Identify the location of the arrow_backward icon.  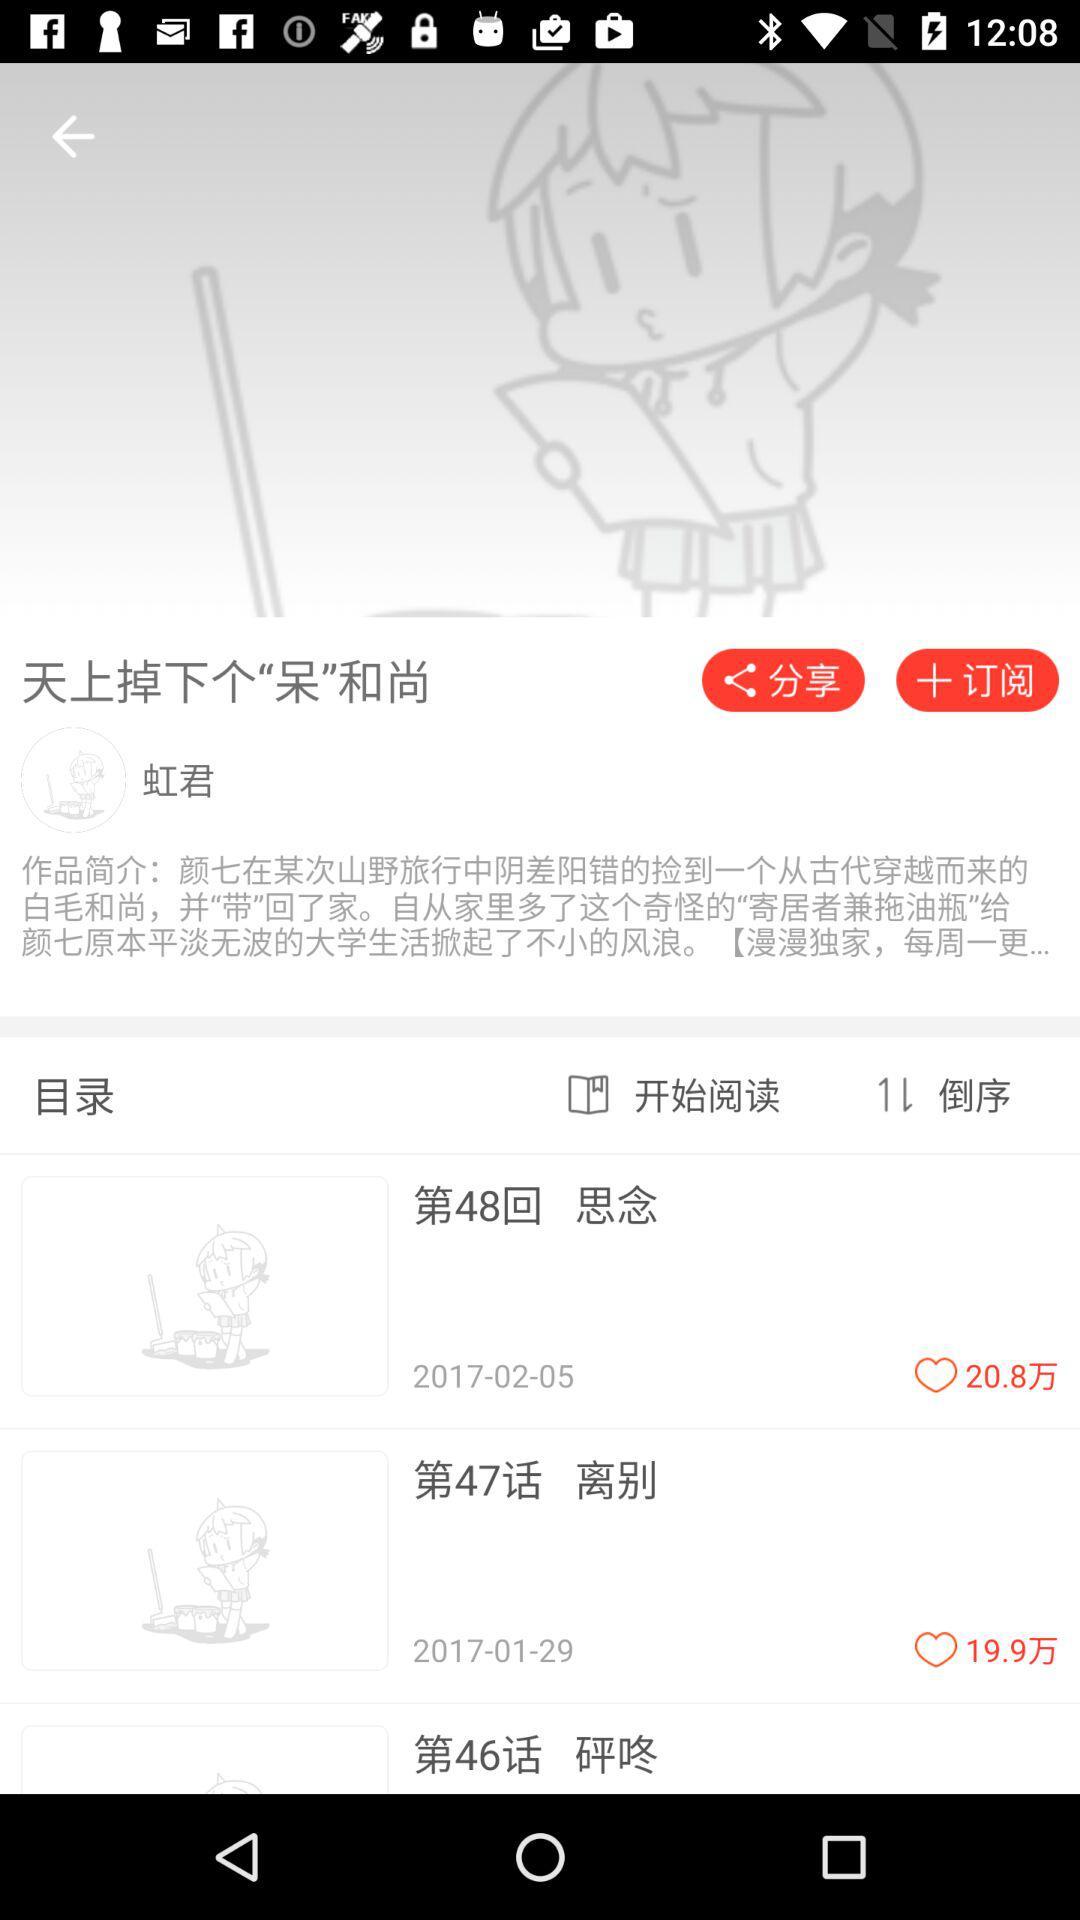
(72, 135).